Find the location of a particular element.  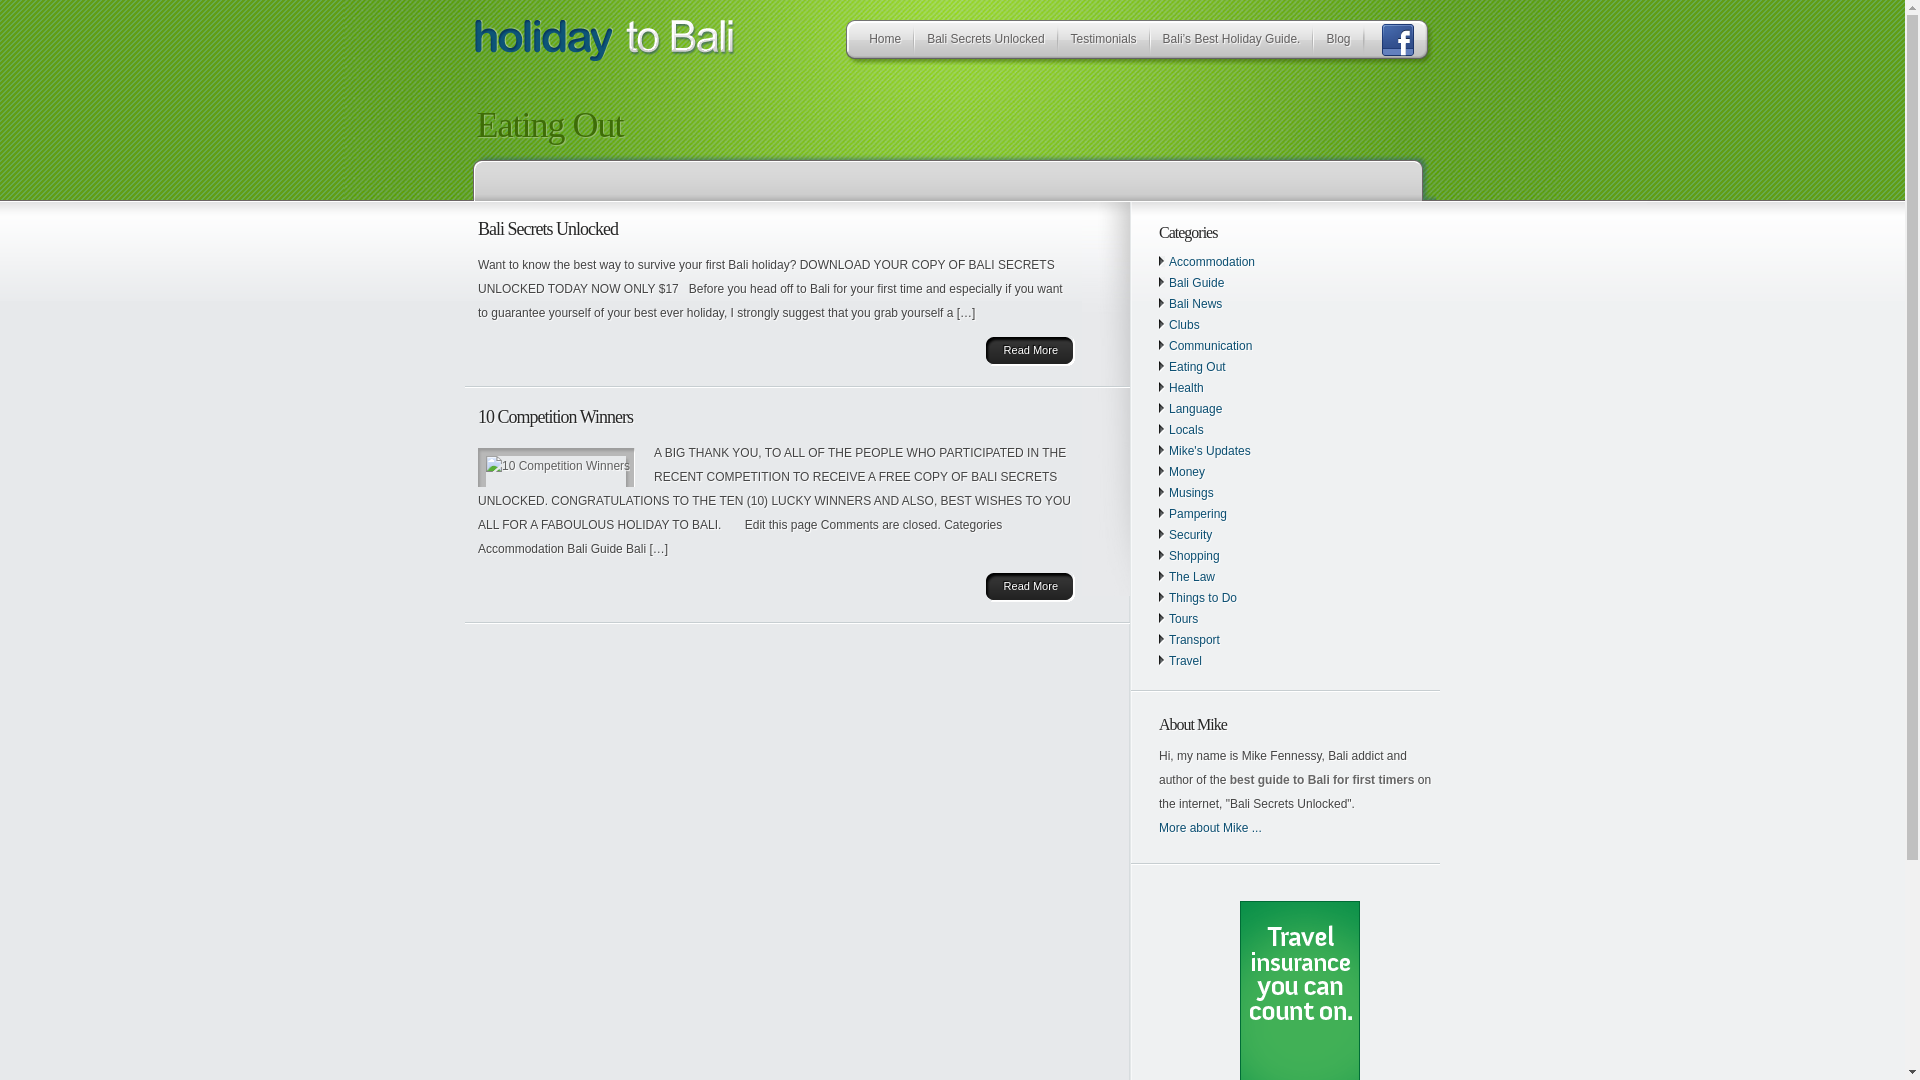

'Bali News' is located at coordinates (1169, 304).